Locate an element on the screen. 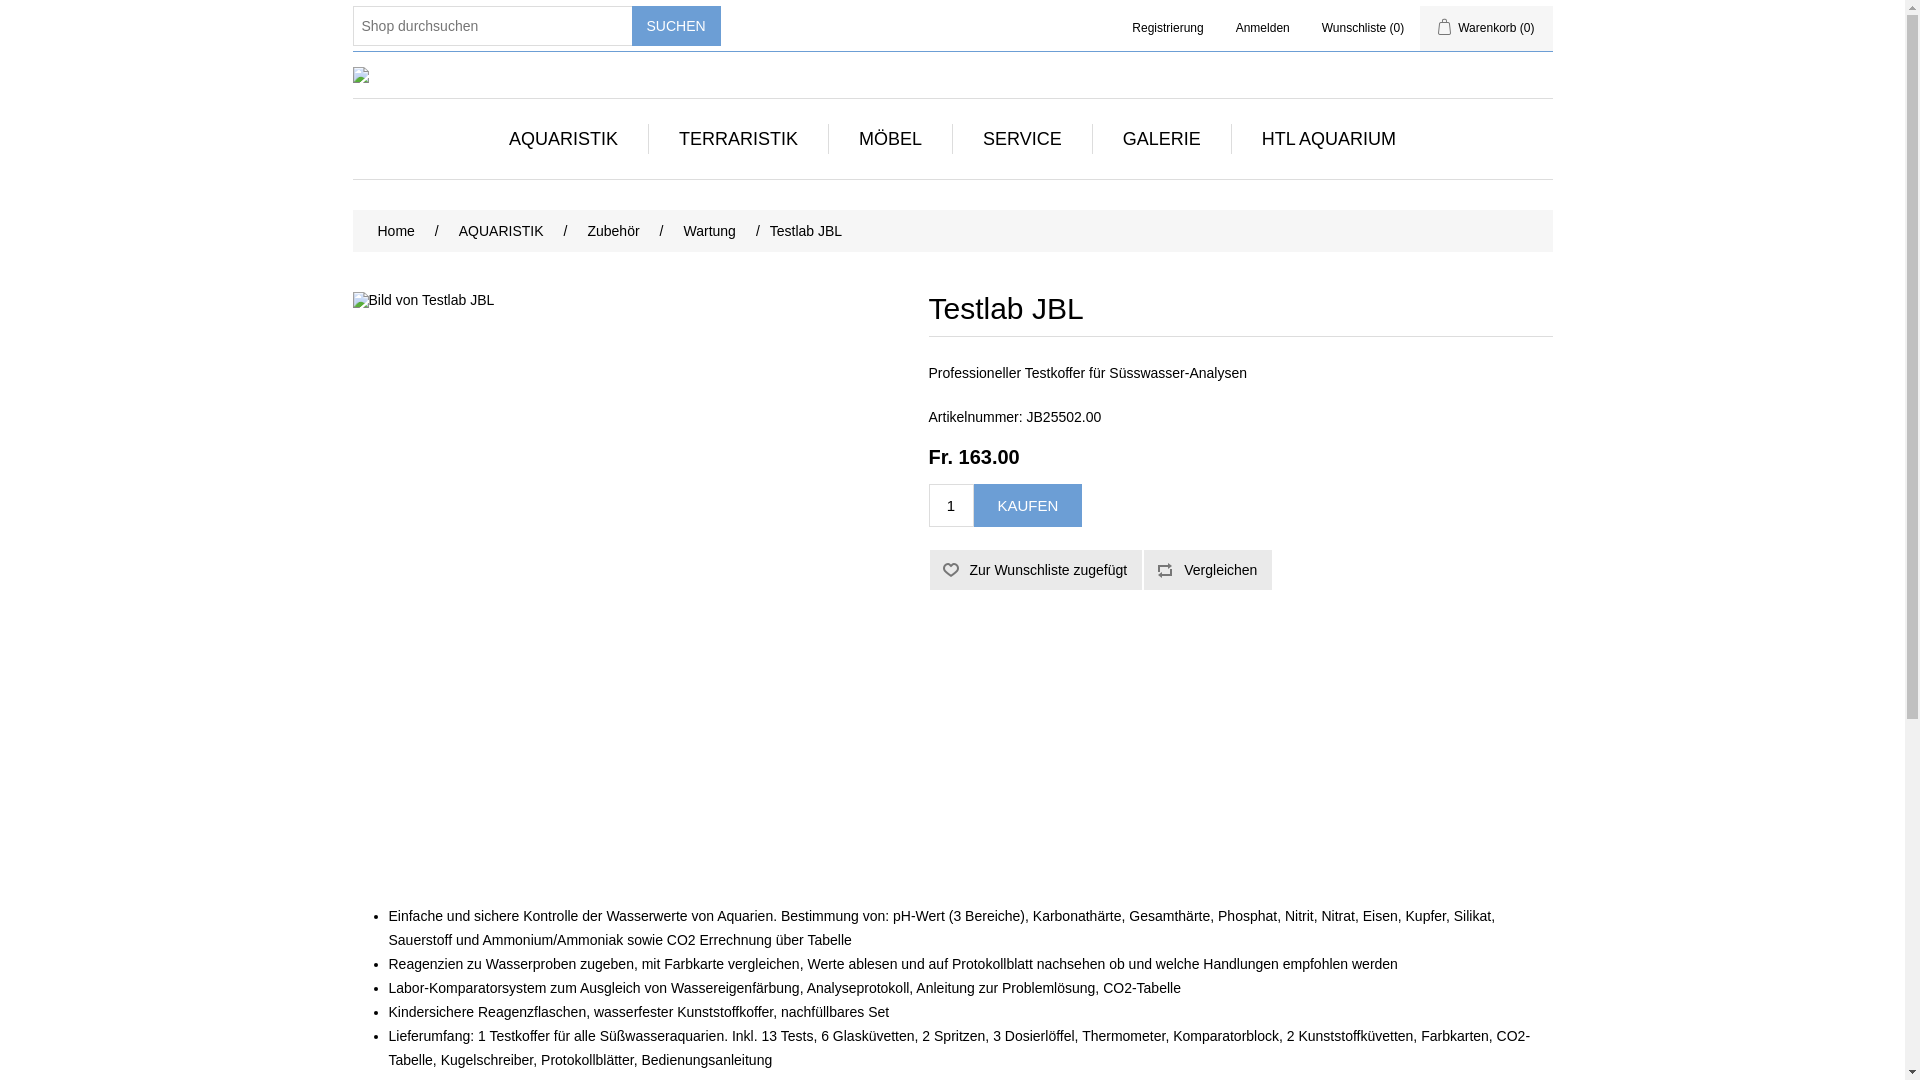 This screenshot has height=1080, width=1920. 'HTL AQUARIUM' is located at coordinates (1329, 137).